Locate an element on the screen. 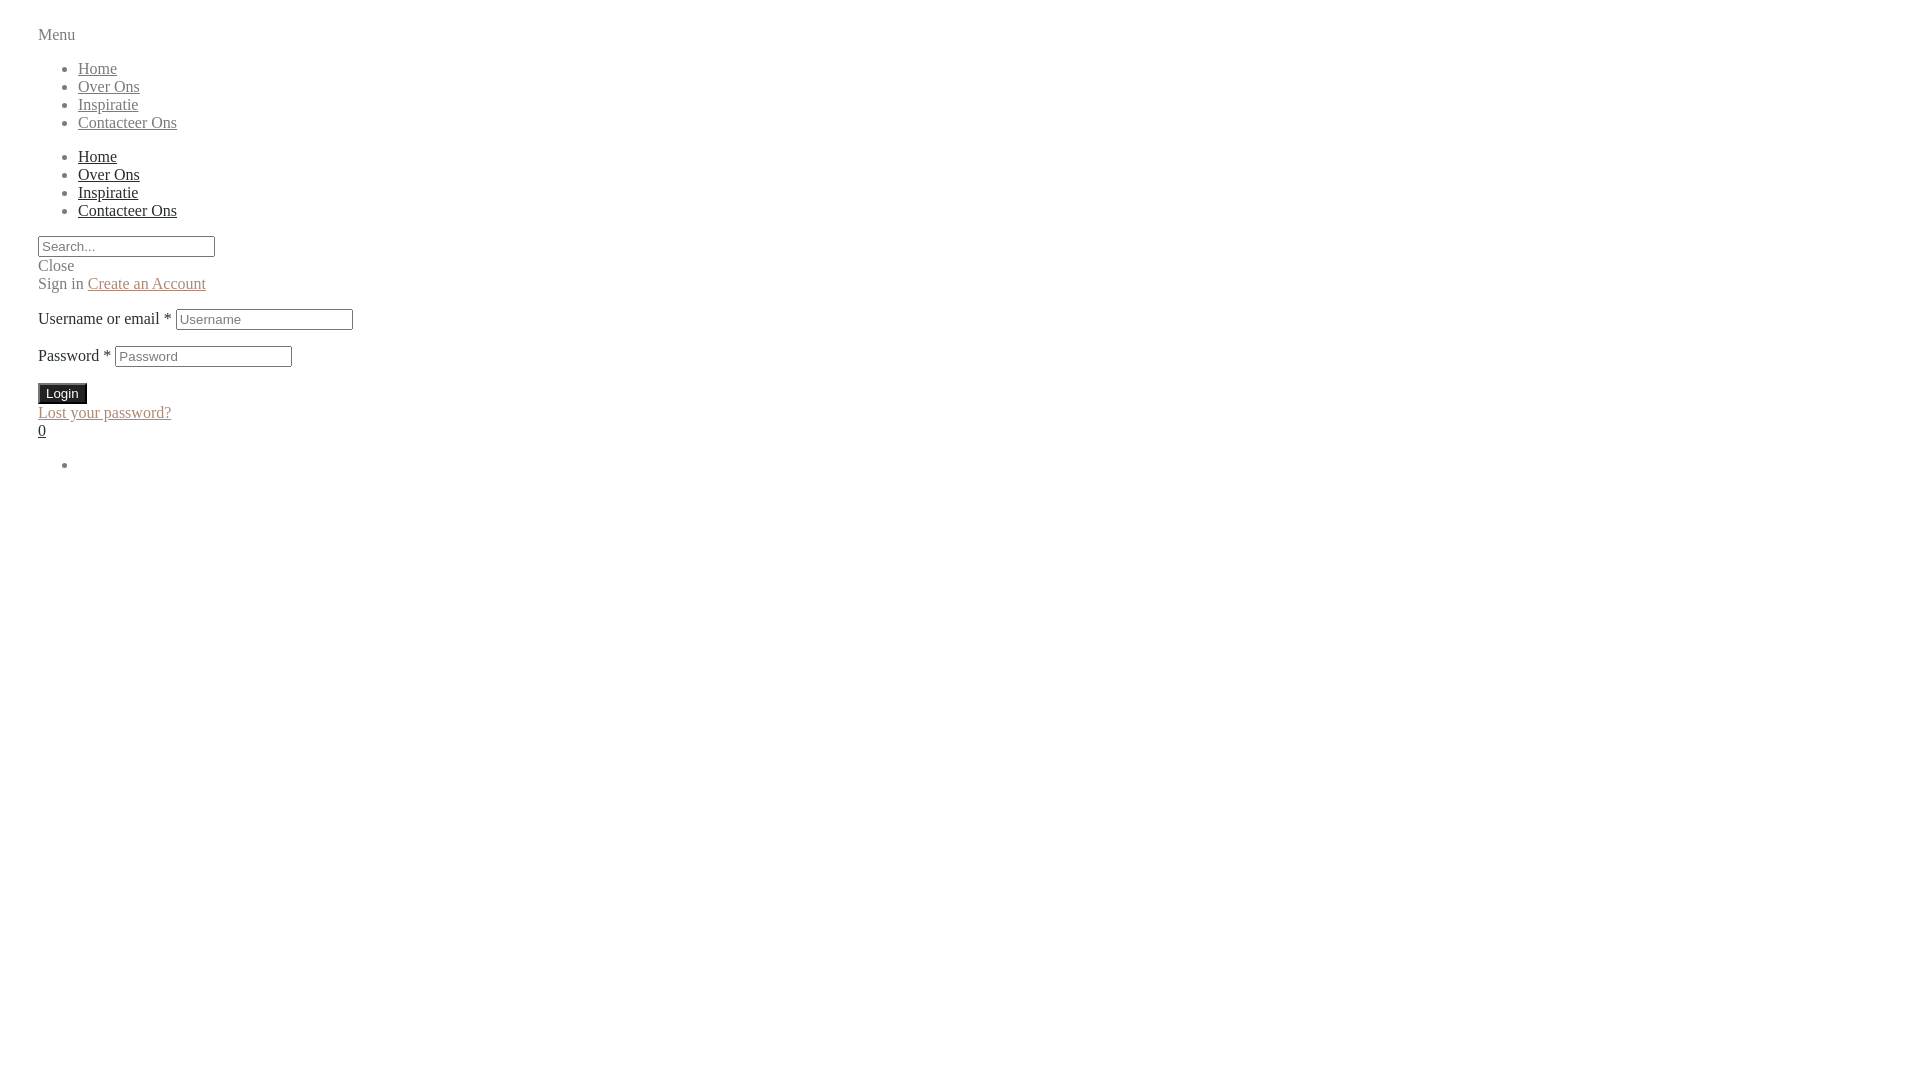  'Home' is located at coordinates (96, 155).